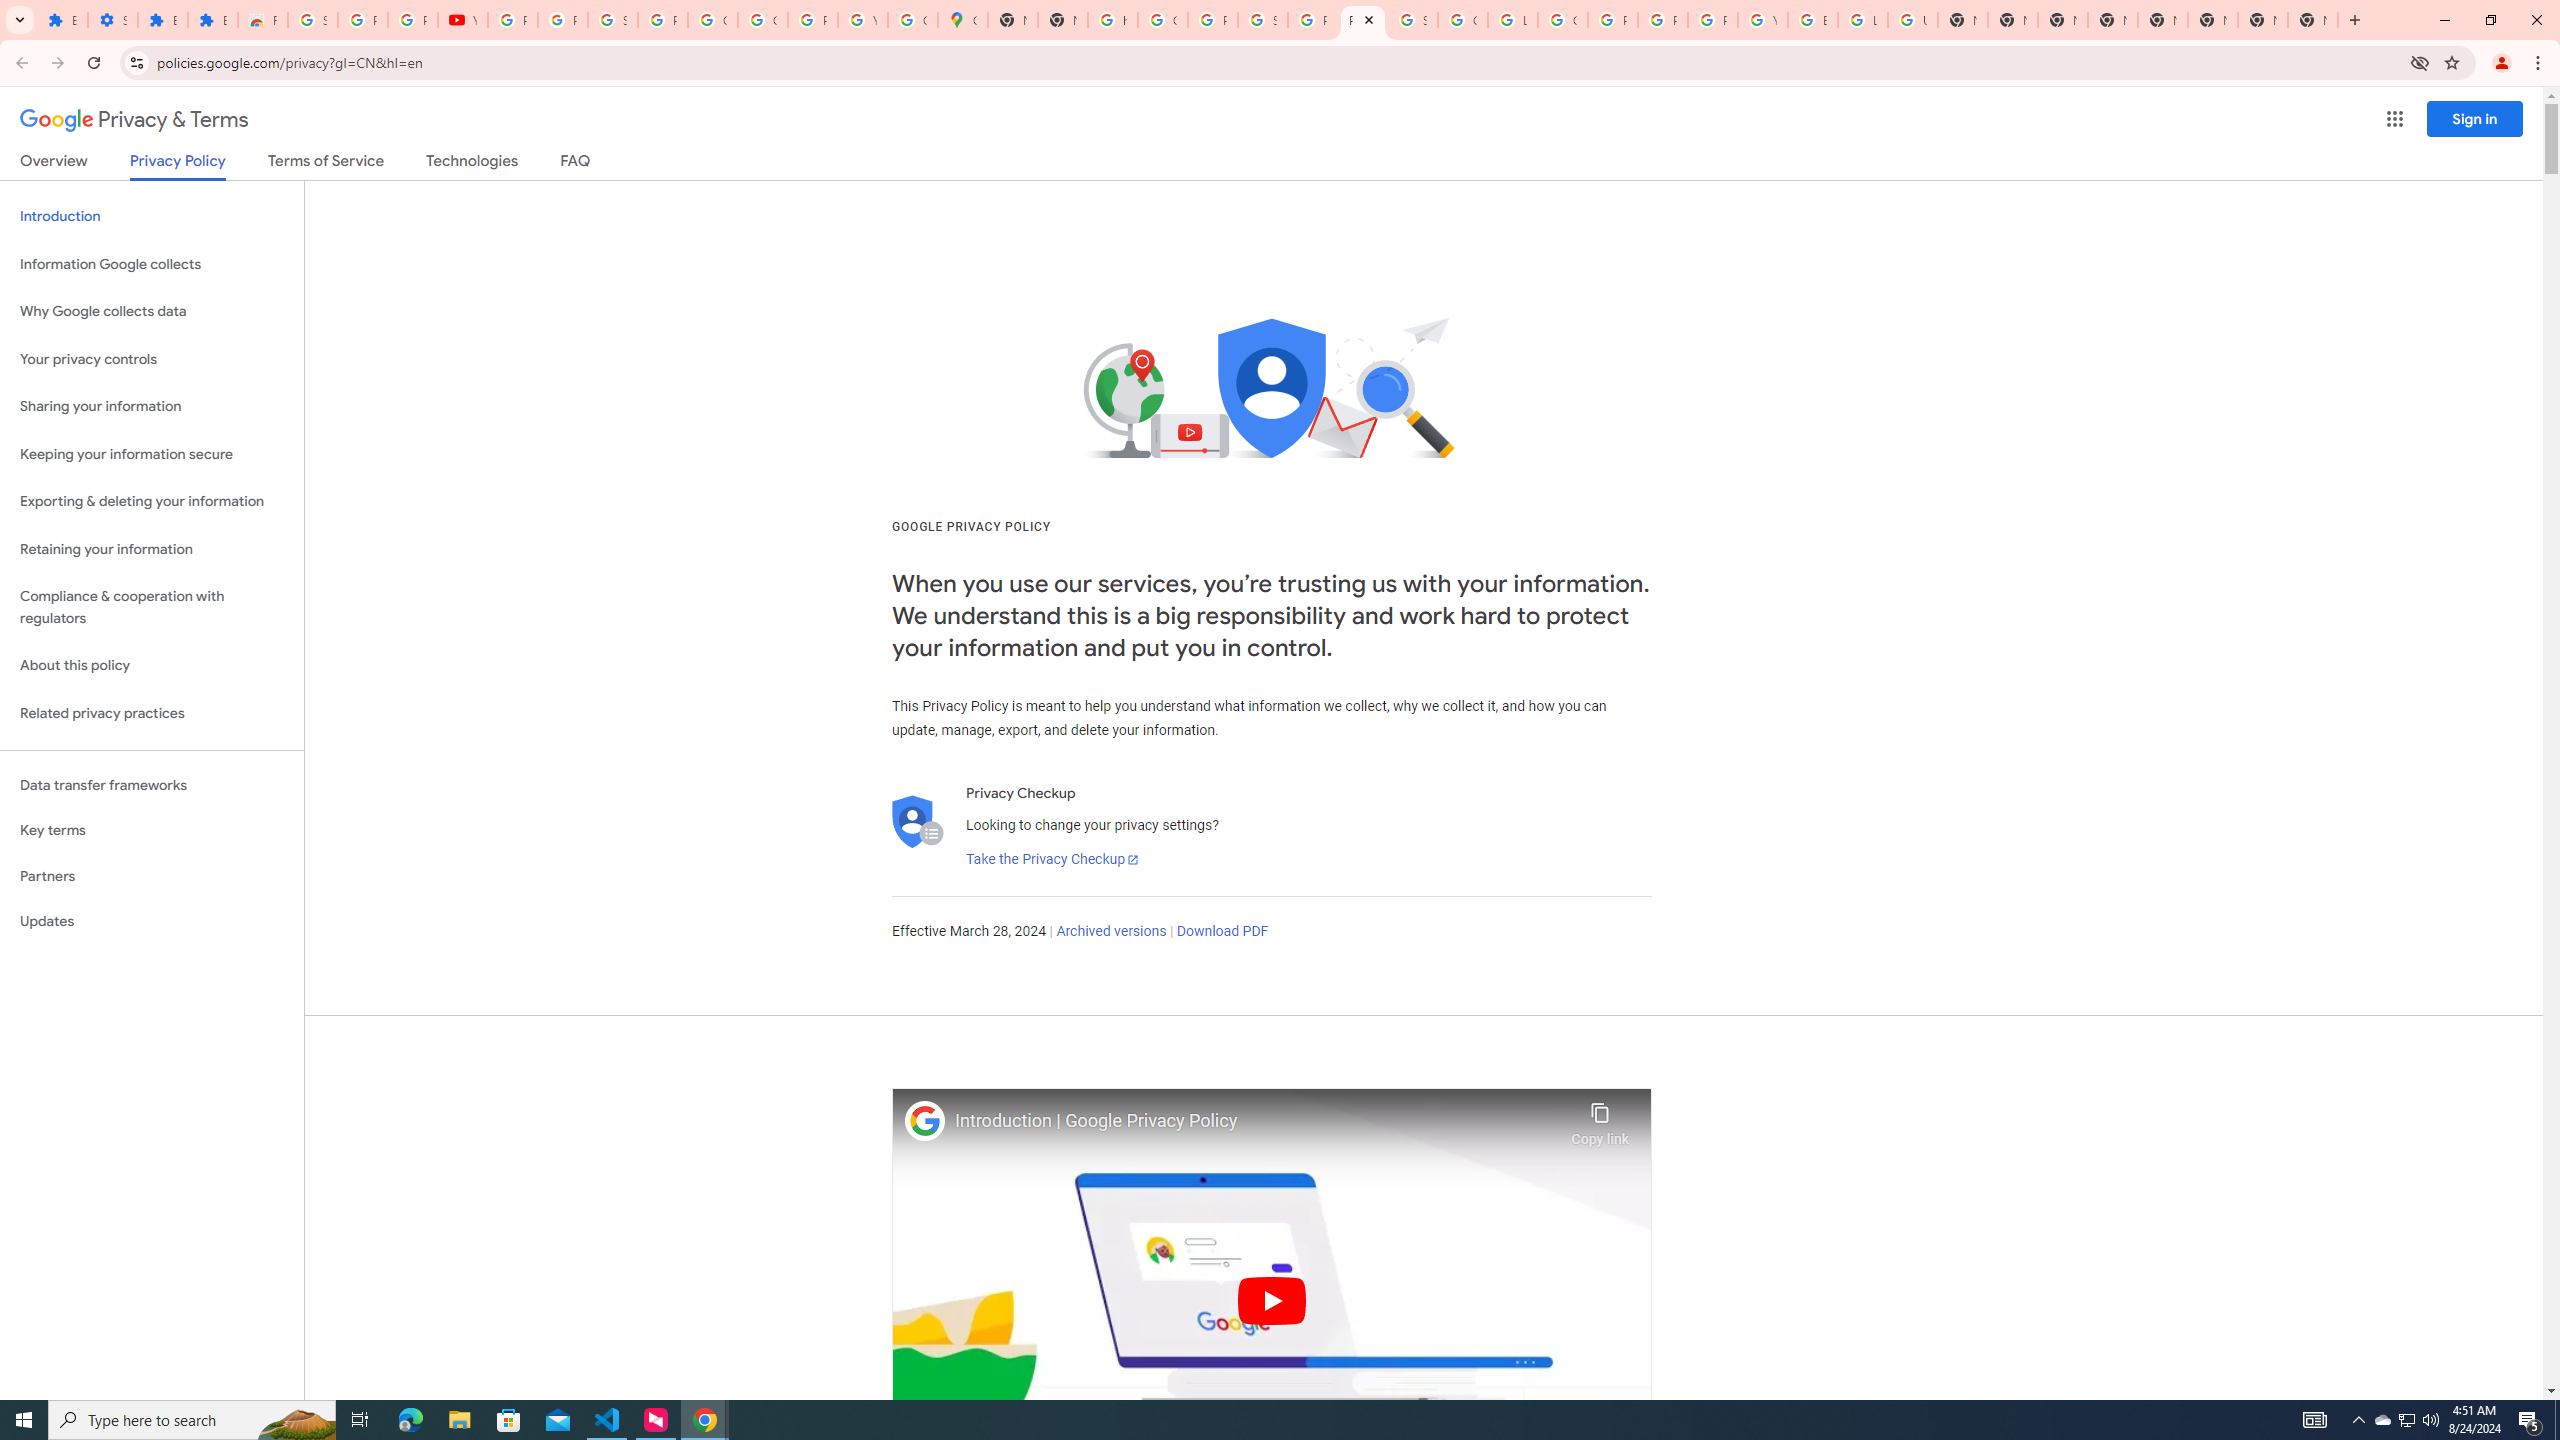 Image resolution: width=2560 pixels, height=1440 pixels. What do you see at coordinates (712, 19) in the screenshot?
I see `'Google Account'` at bounding box center [712, 19].